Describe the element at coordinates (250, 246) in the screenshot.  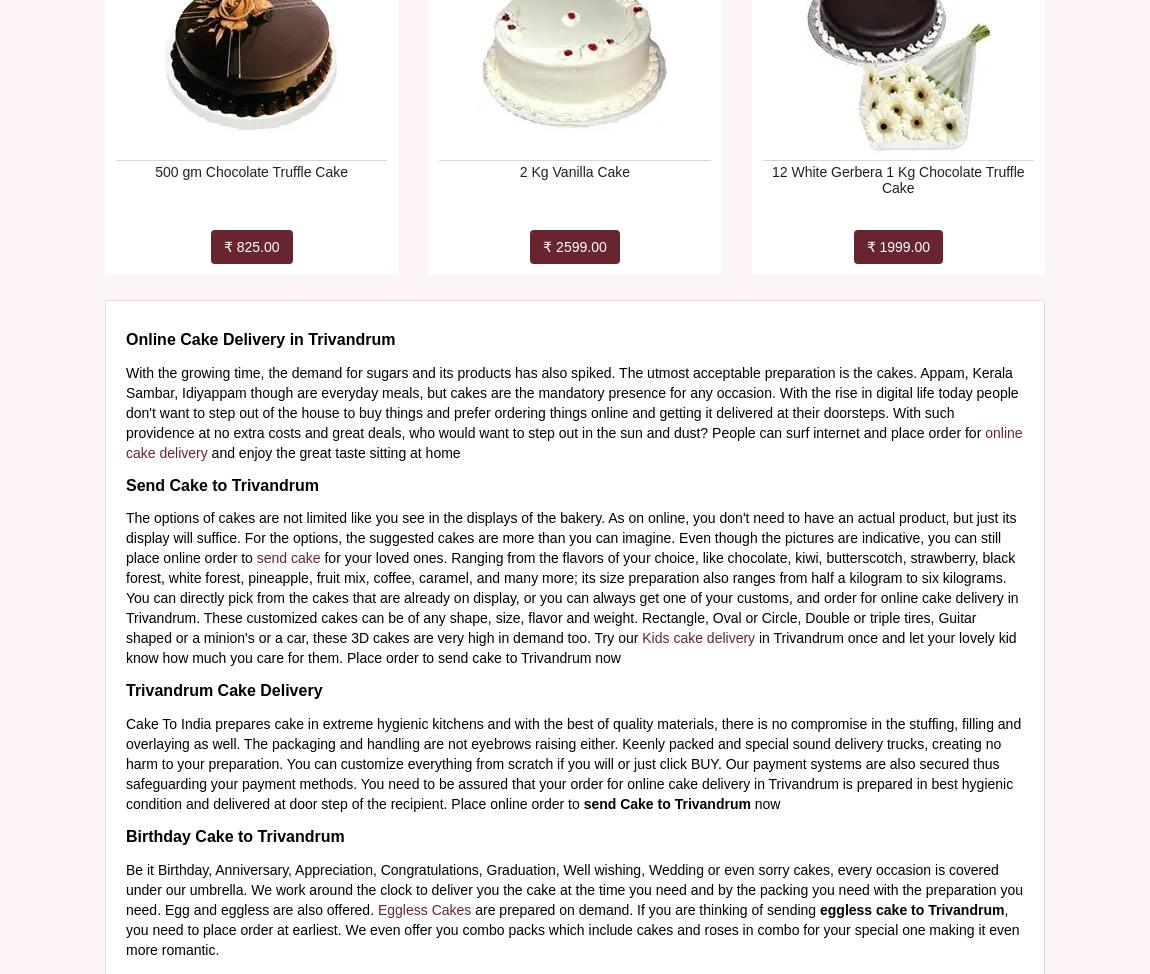
I see `'₹ 825.00'` at that location.